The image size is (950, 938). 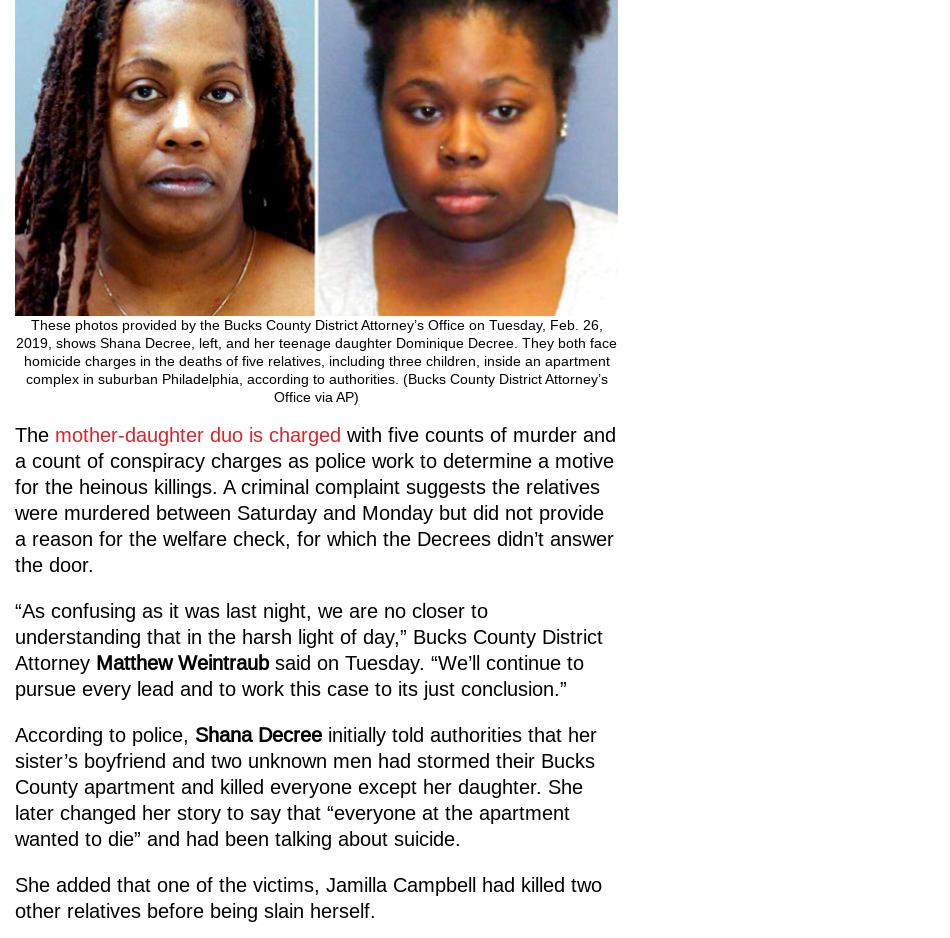 I want to click on 'Contribute Now', so click(x=129, y=835).